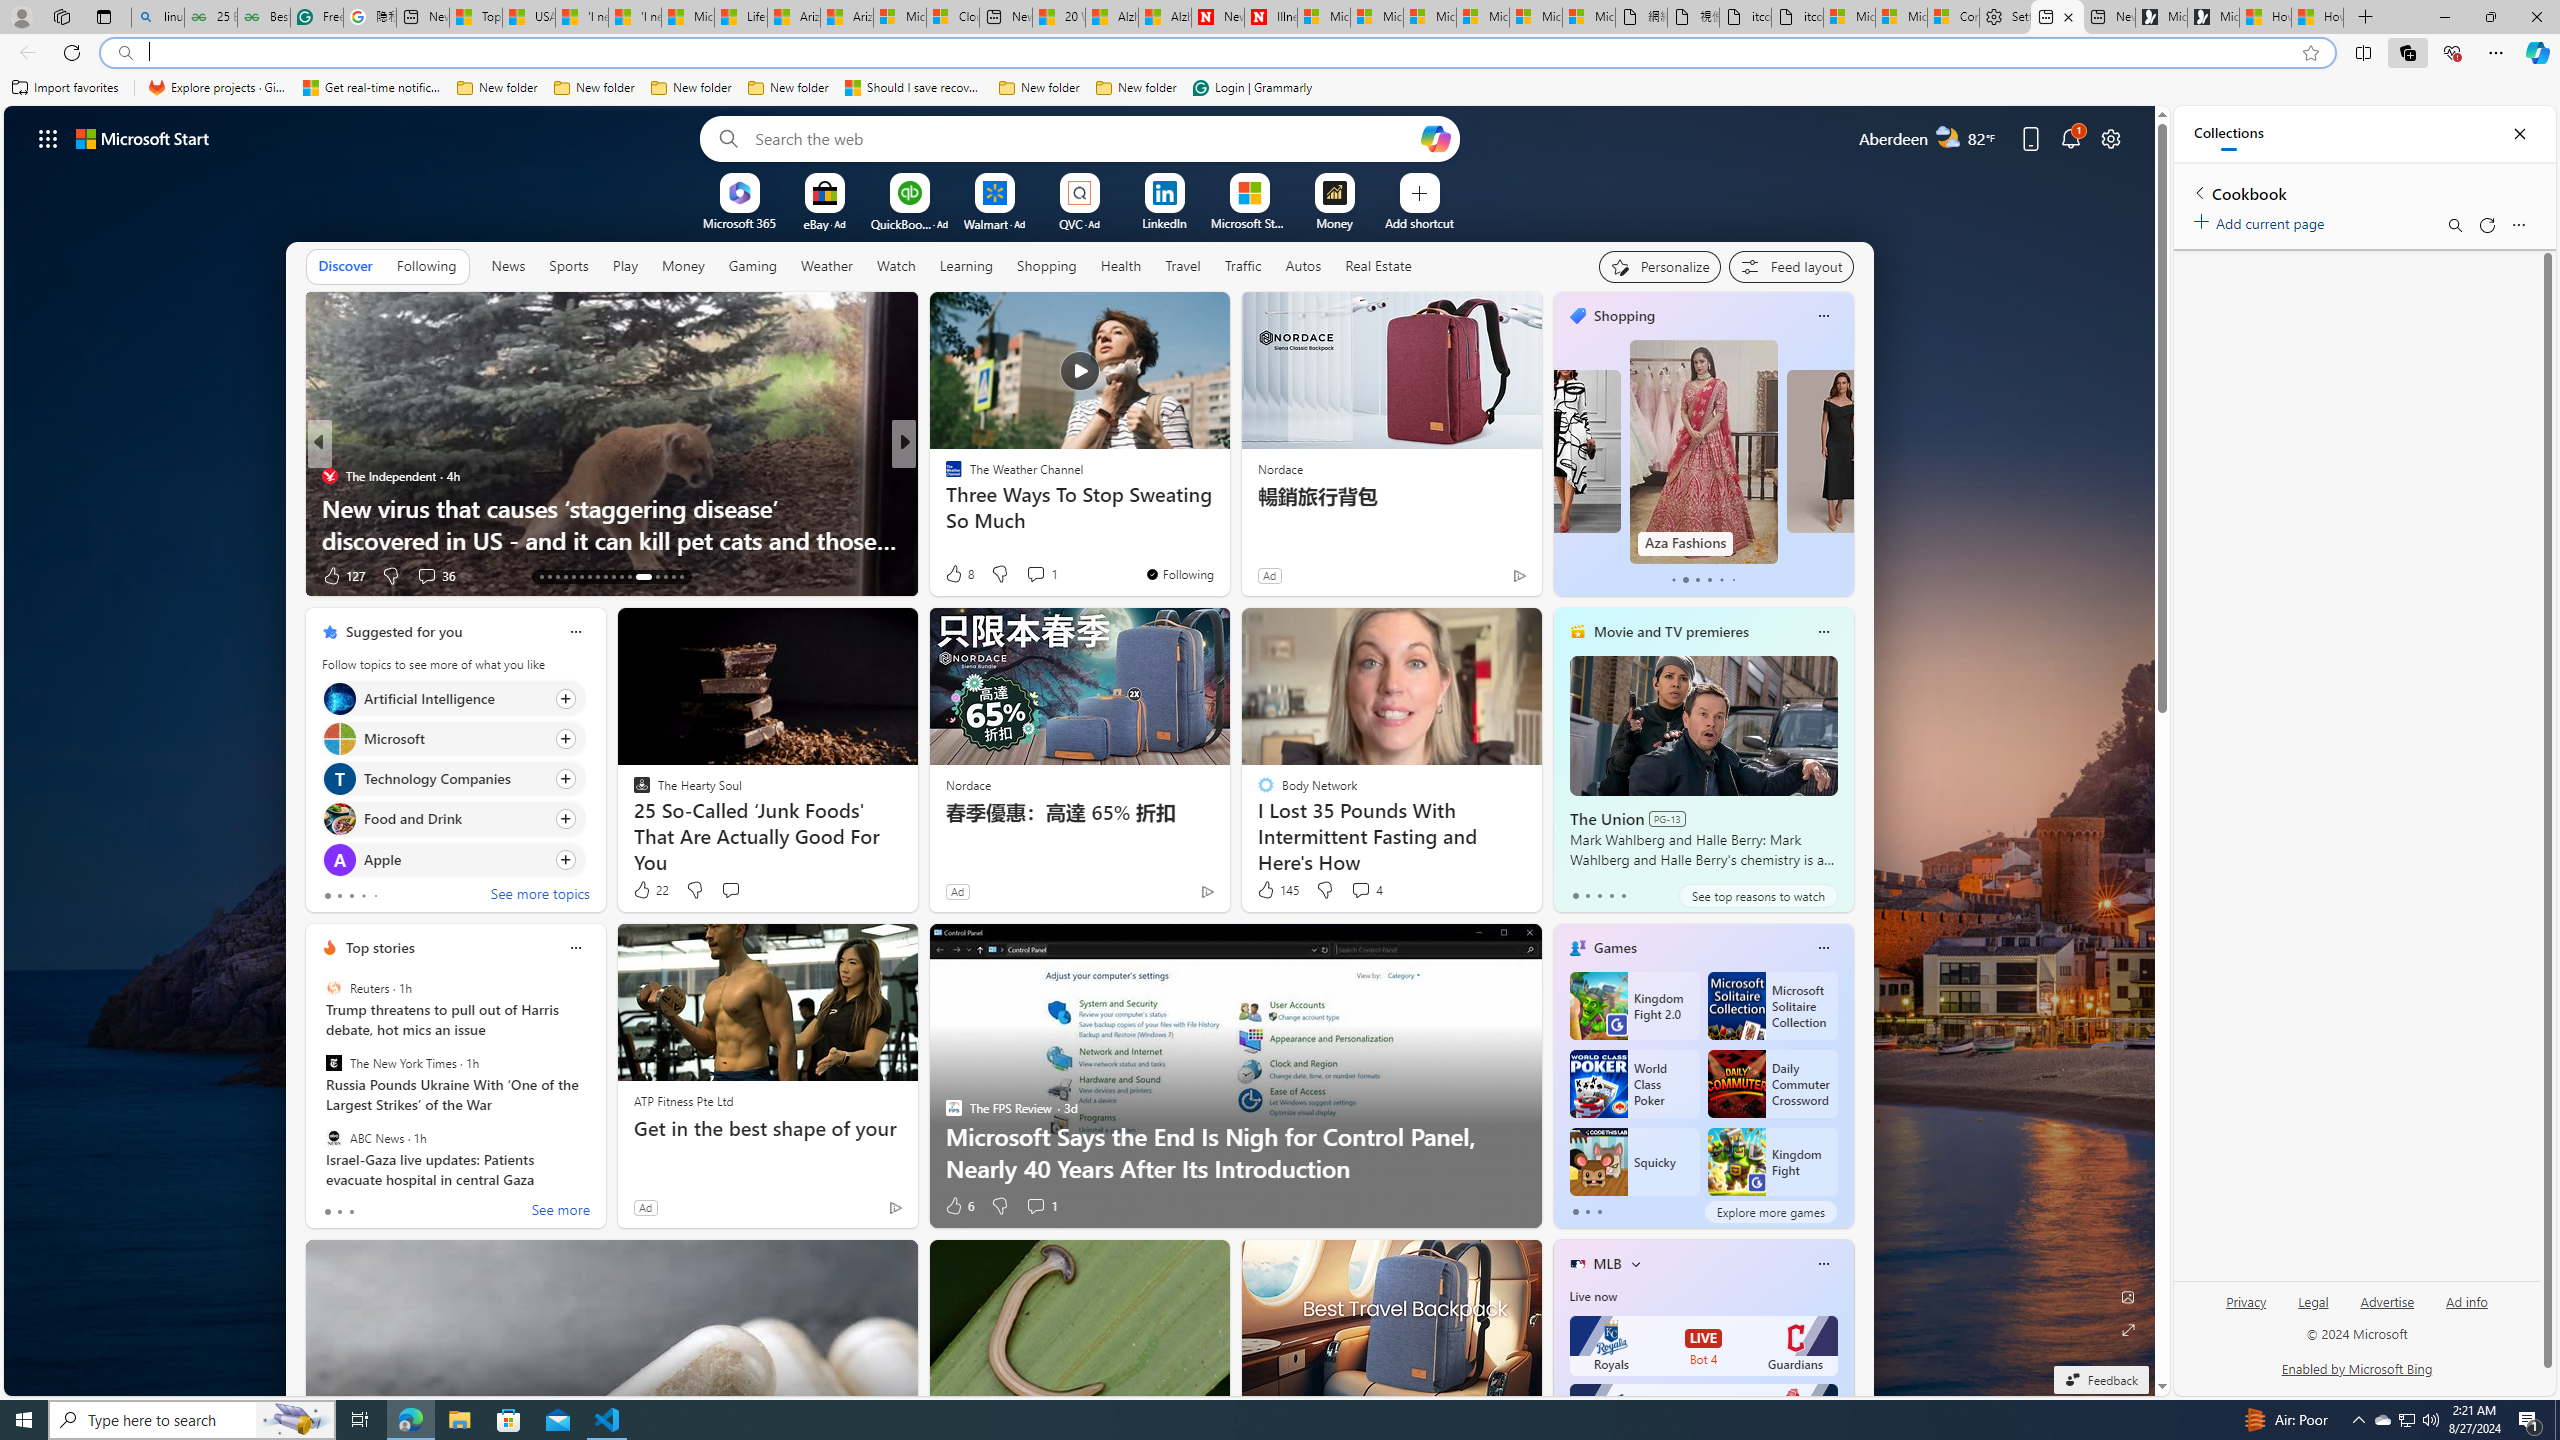 This screenshot has width=2560, height=1440. What do you see at coordinates (1703, 1345) in the screenshot?
I see `'Royals LIVE Bot 4 Guardians'` at bounding box center [1703, 1345].